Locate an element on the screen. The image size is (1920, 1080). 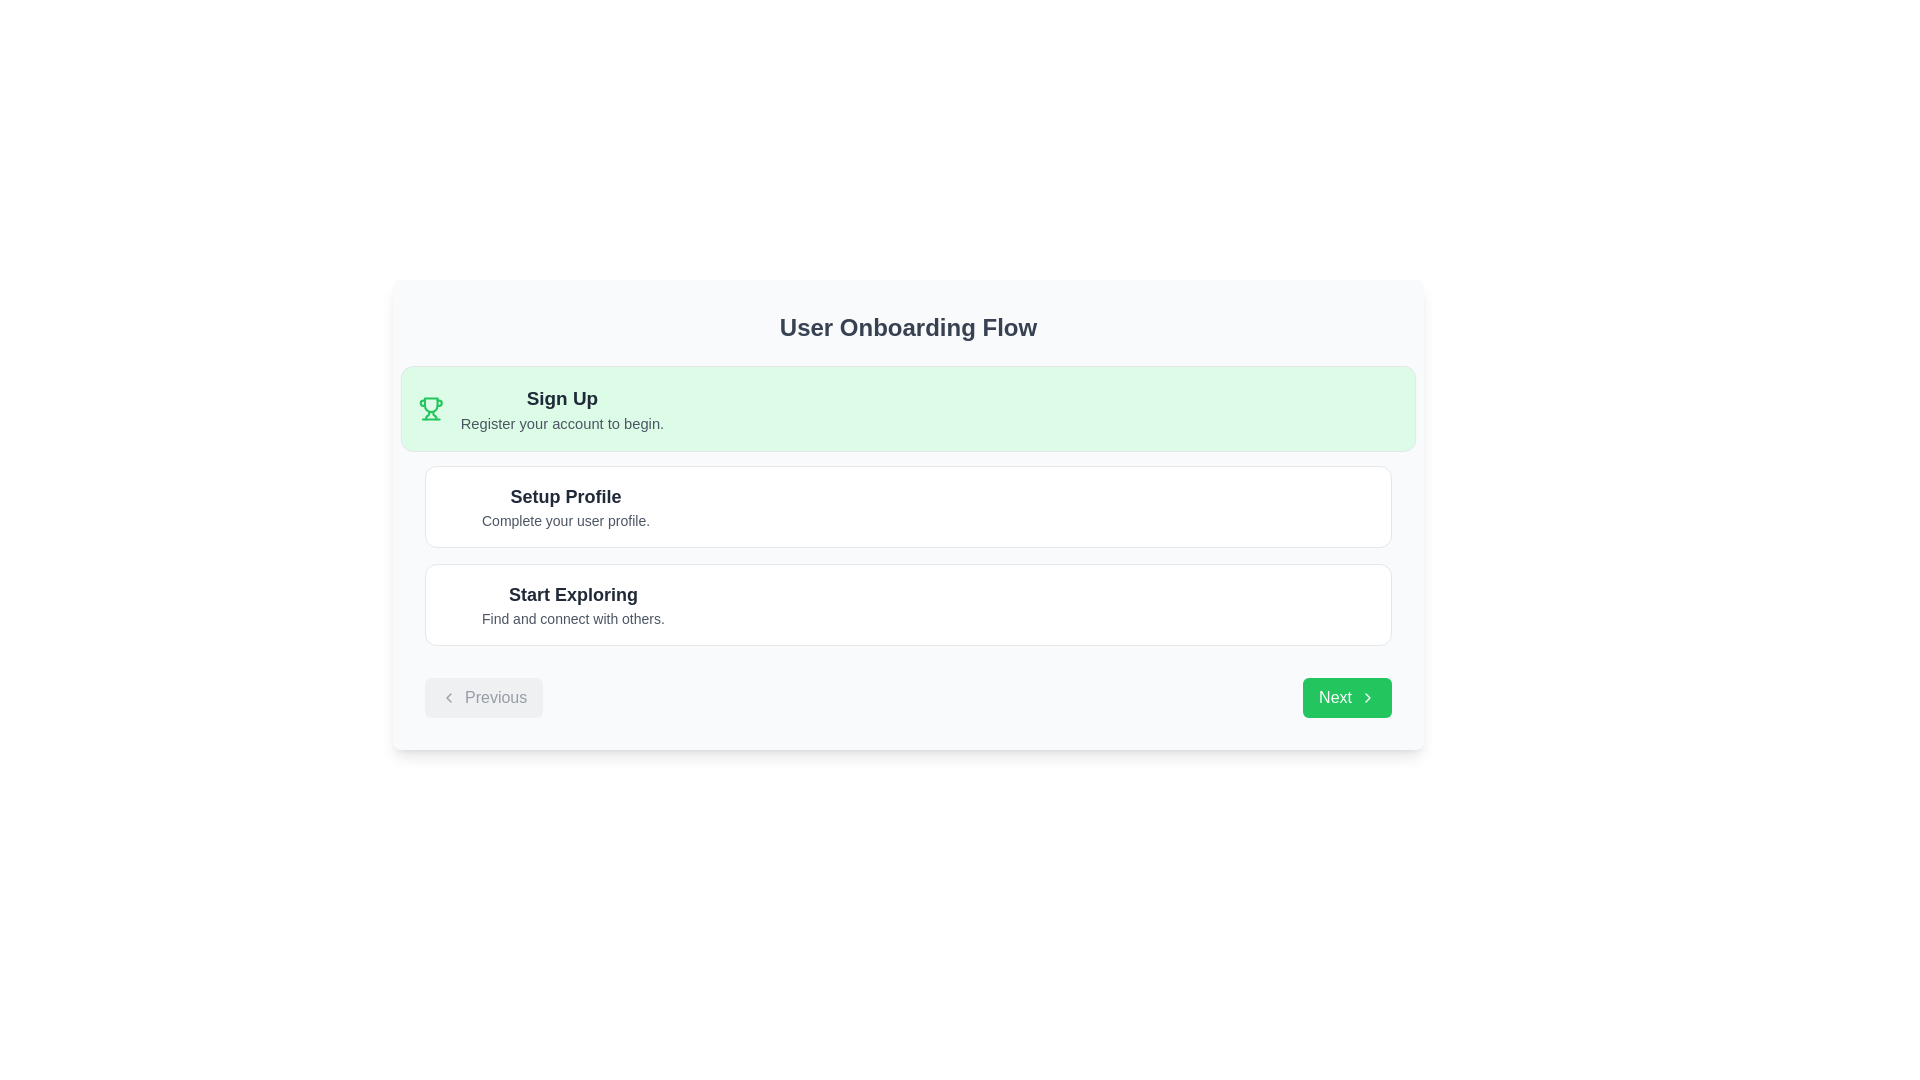
the text block that says 'Start Exploring' and 'Find and connect with others', which is the third item in the onboarding steps is located at coordinates (572, 604).